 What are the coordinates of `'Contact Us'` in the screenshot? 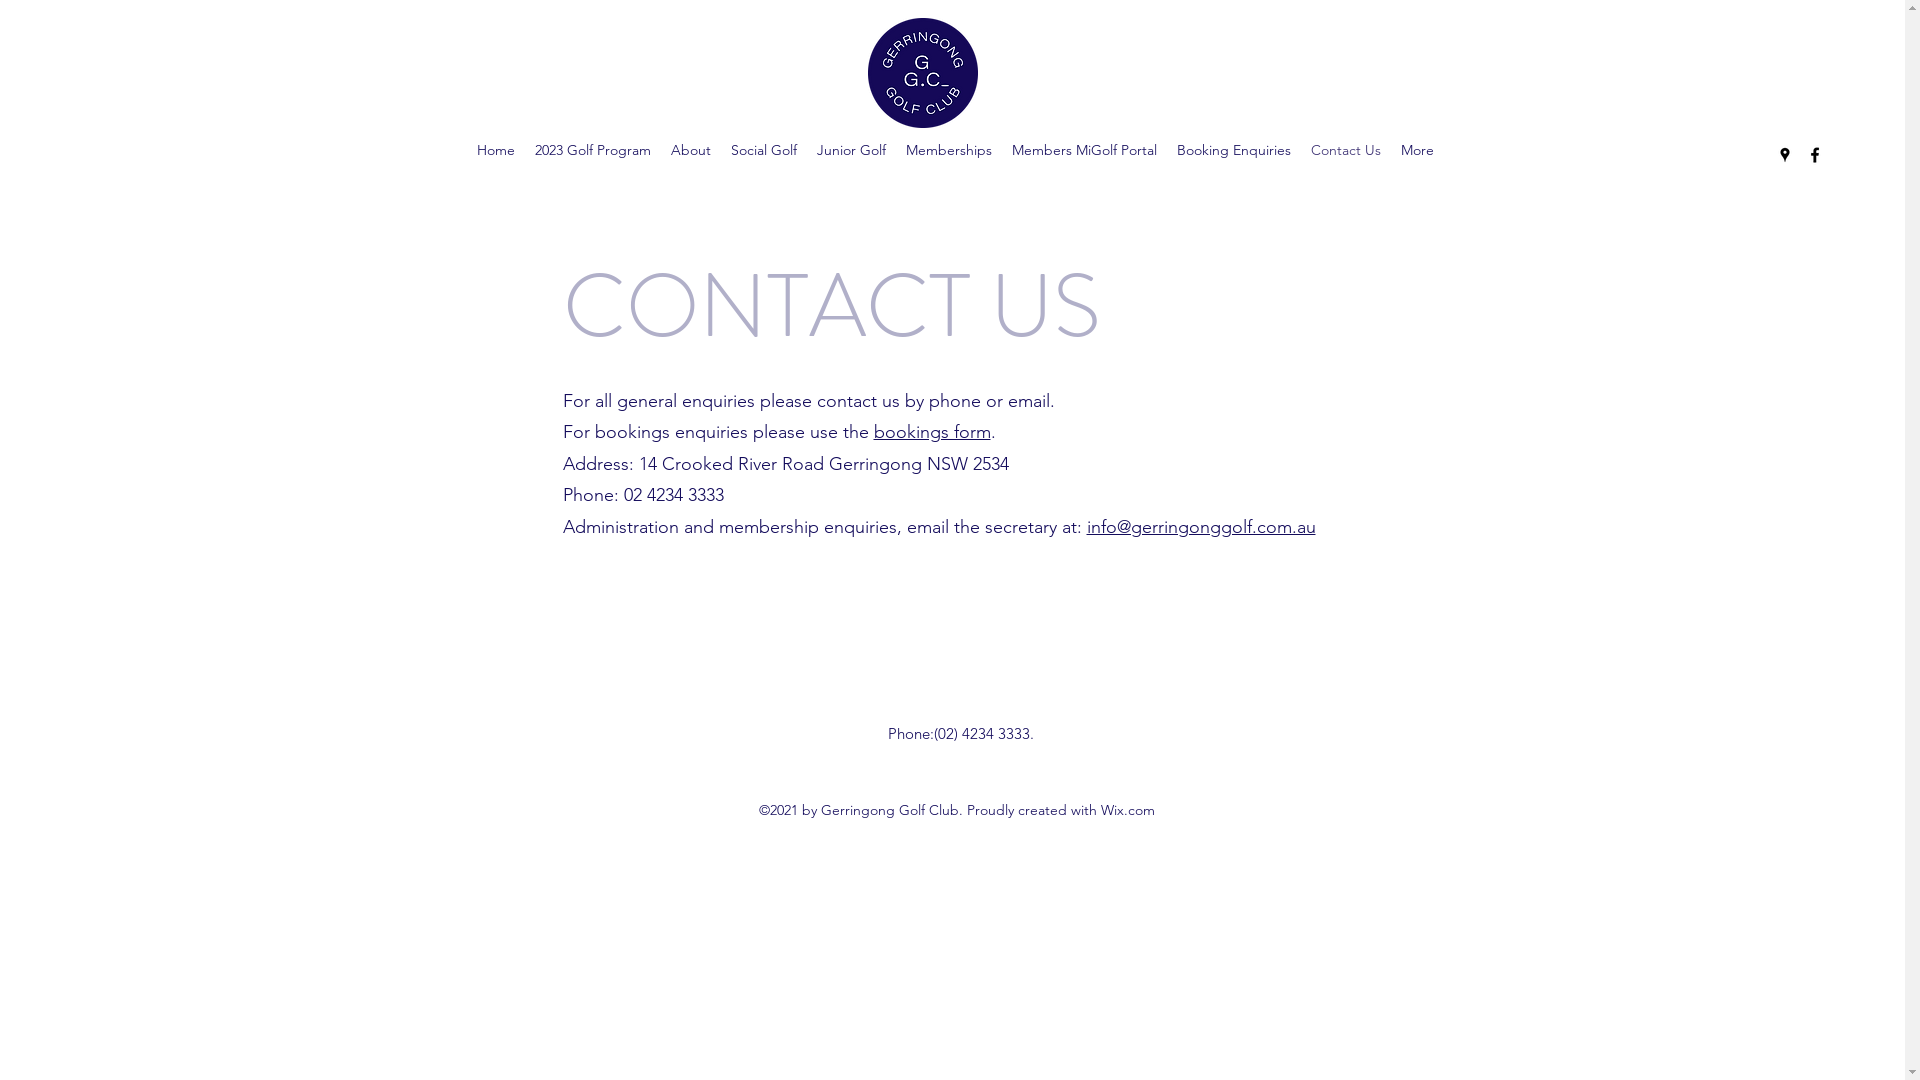 It's located at (1300, 149).